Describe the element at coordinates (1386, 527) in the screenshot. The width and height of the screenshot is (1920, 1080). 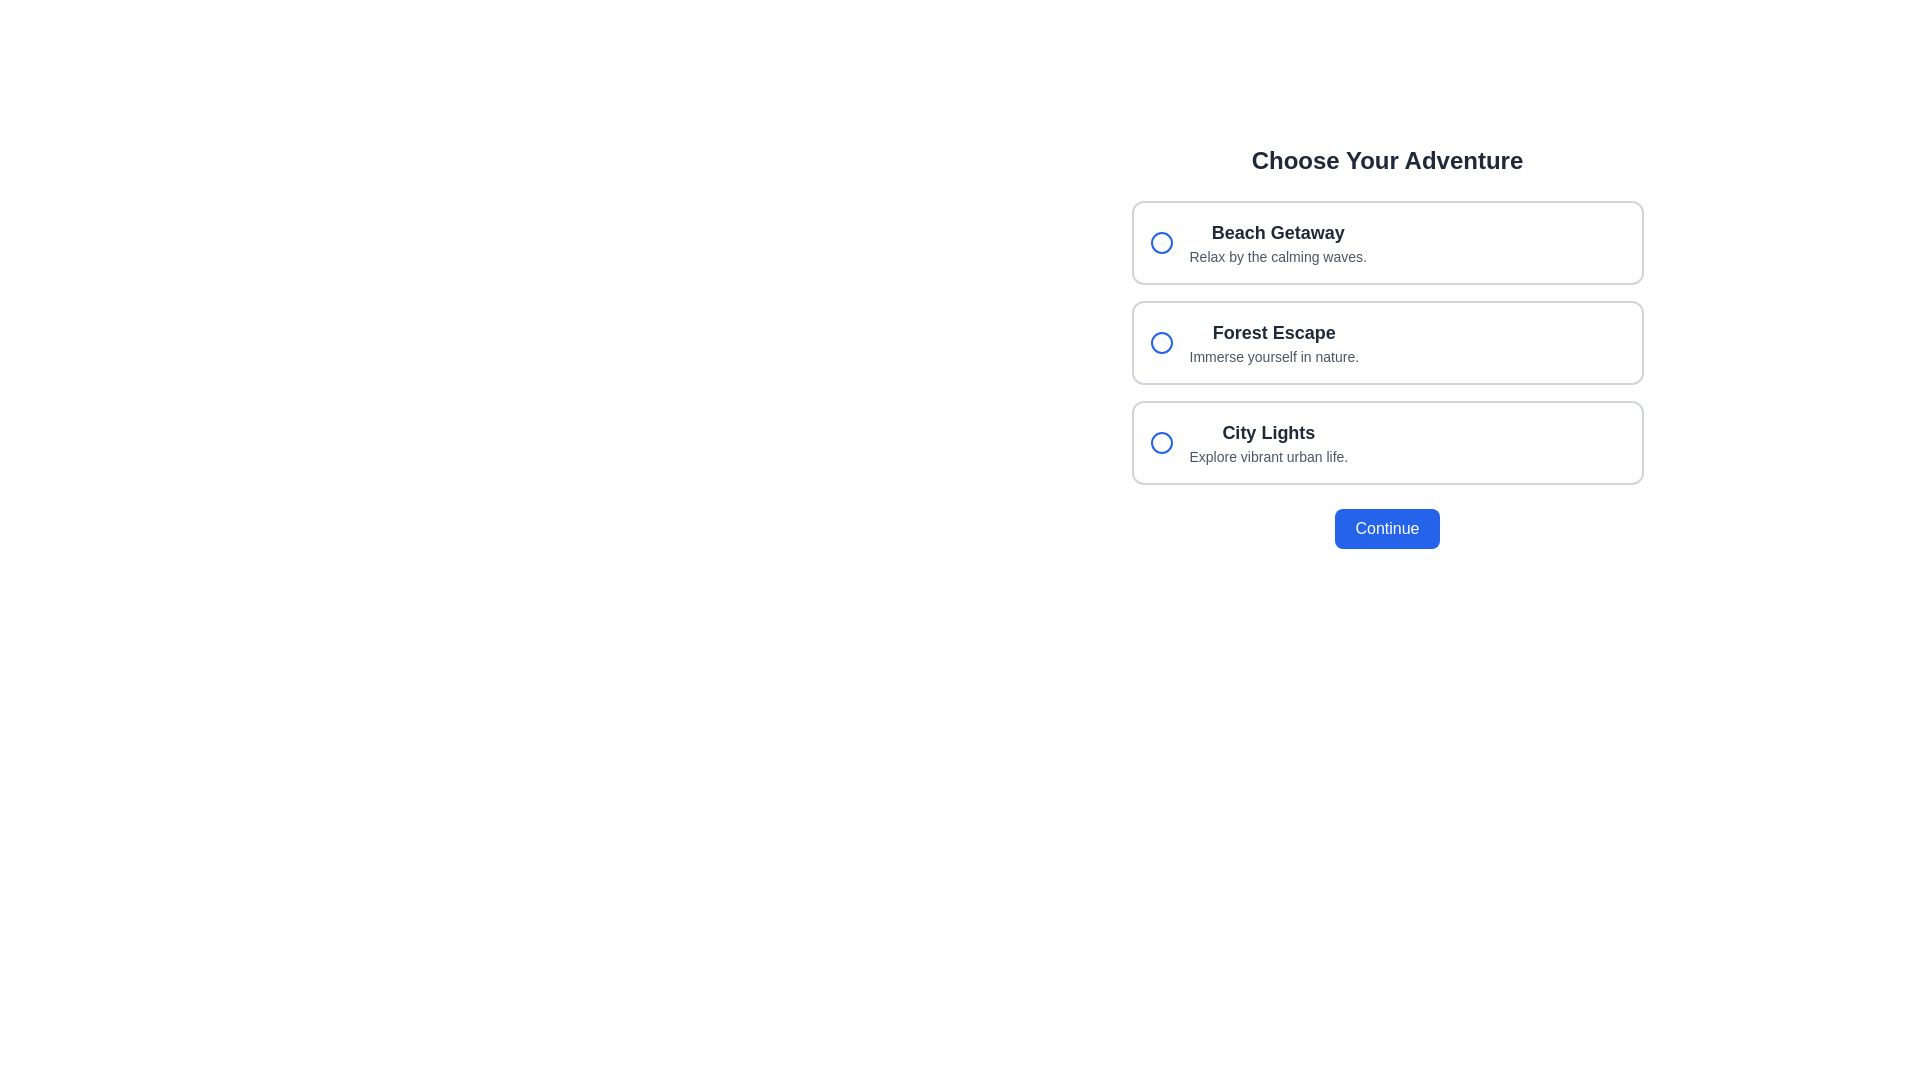
I see `the submission button located centrally at the bottom of the layout to observe the visual hover change` at that location.